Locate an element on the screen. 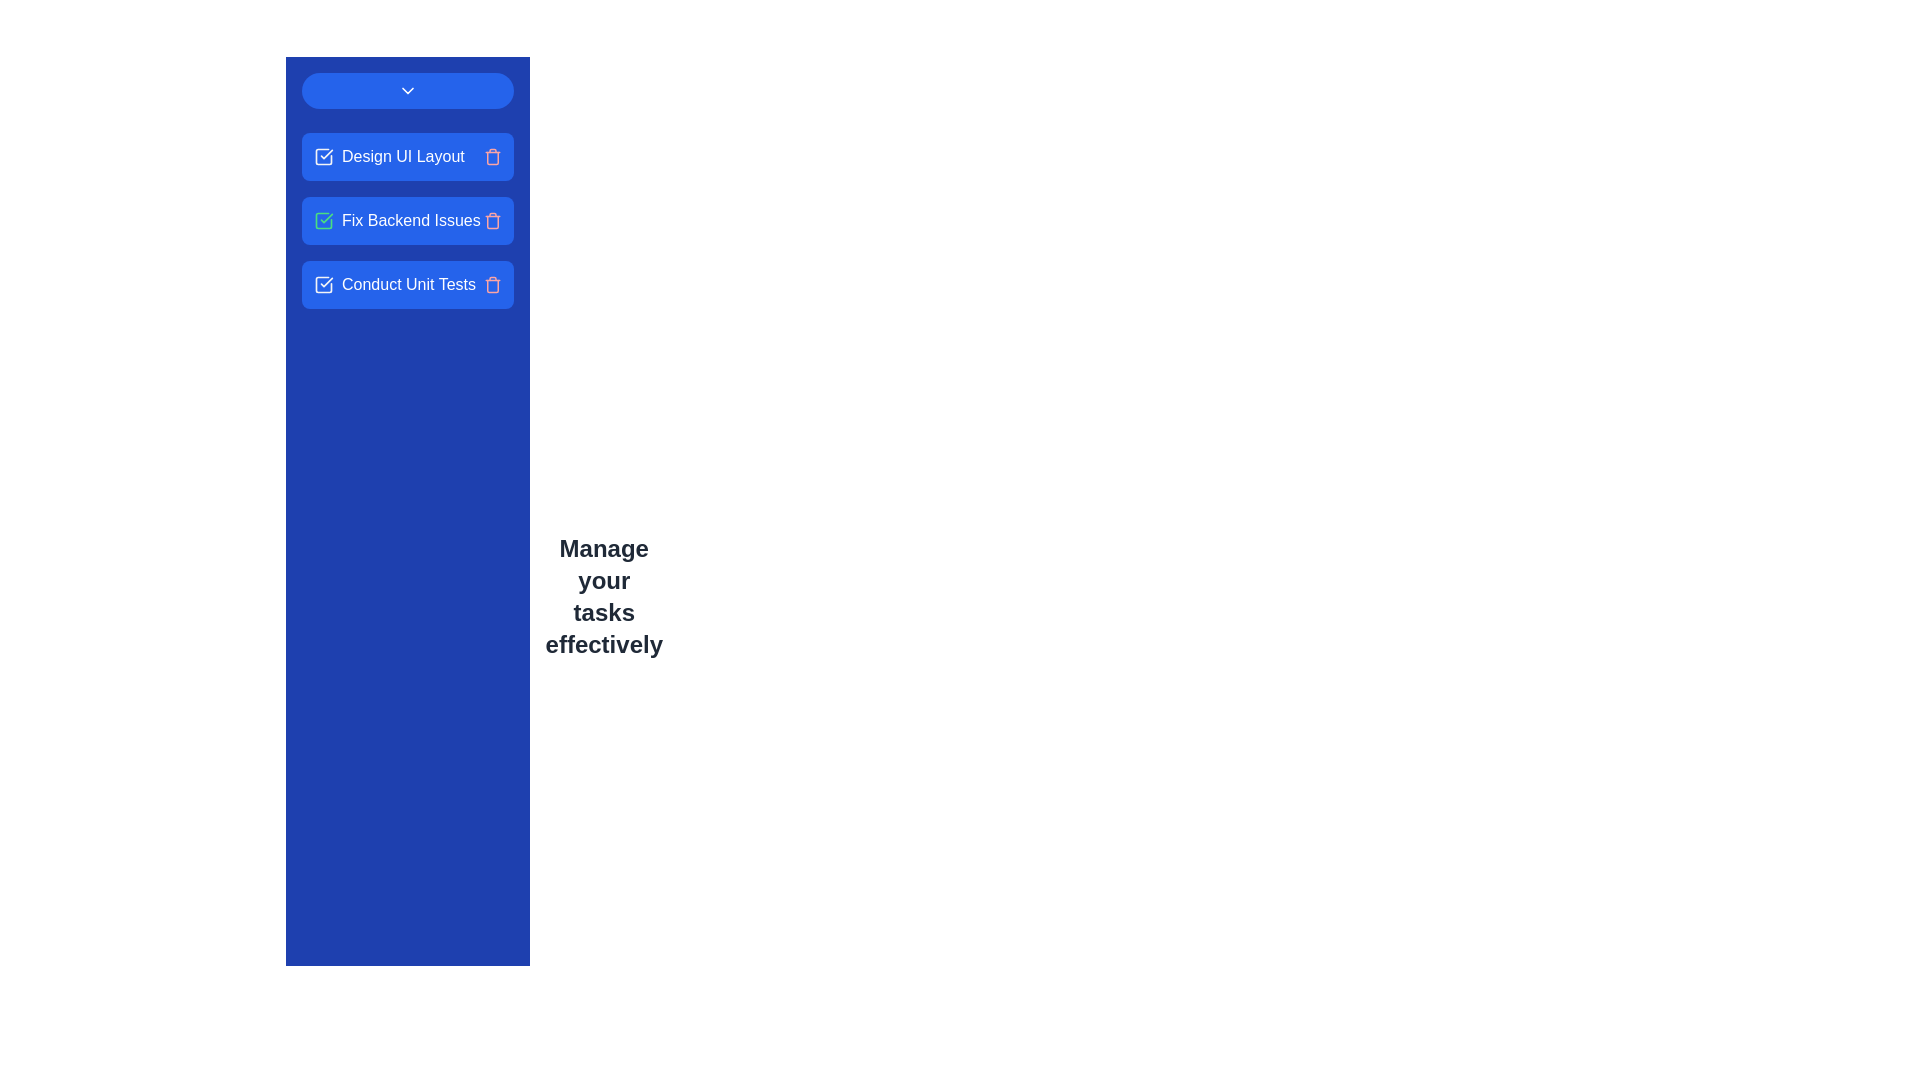  the dropdown icon located near the center of a rounded rectangular button with a light blue background is located at coordinates (406, 91).